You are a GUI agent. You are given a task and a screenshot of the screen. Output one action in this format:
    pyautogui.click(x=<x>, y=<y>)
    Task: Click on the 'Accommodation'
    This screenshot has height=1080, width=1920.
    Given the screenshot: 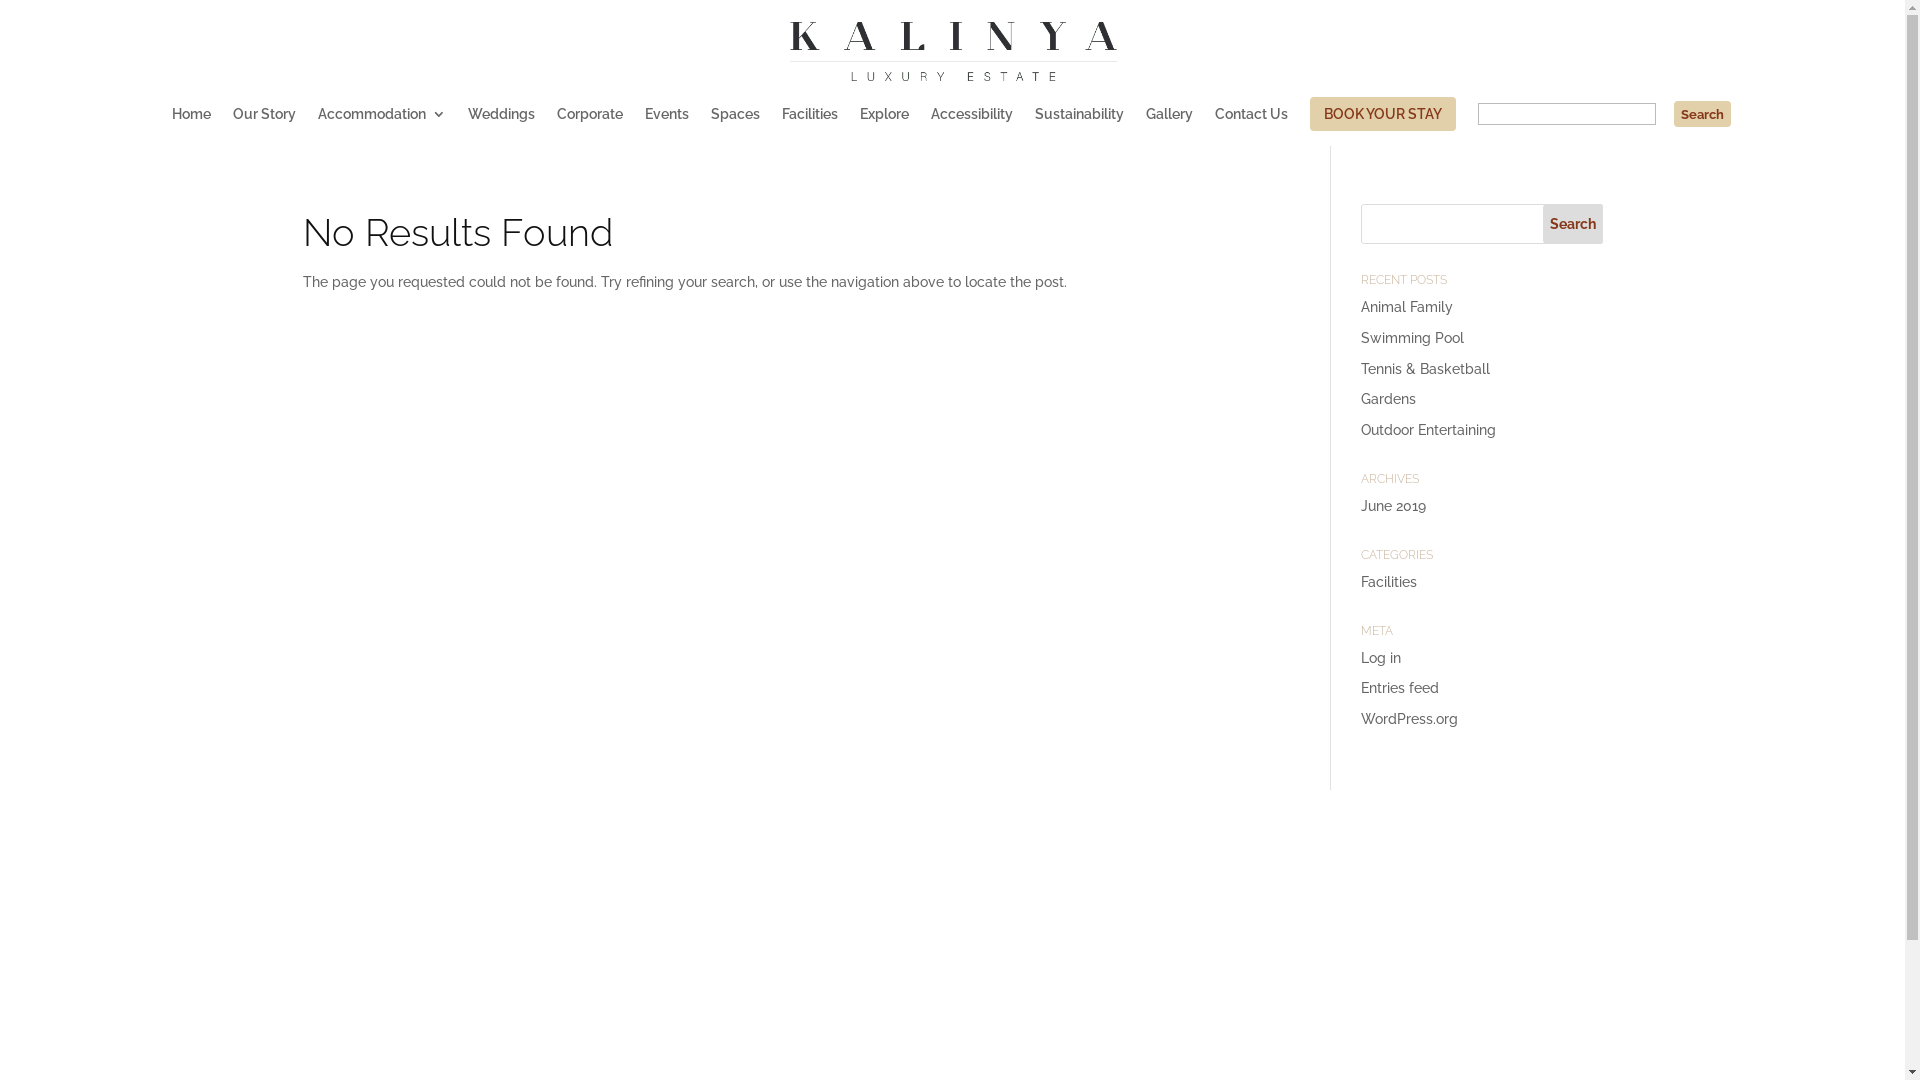 What is the action you would take?
    pyautogui.click(x=382, y=123)
    